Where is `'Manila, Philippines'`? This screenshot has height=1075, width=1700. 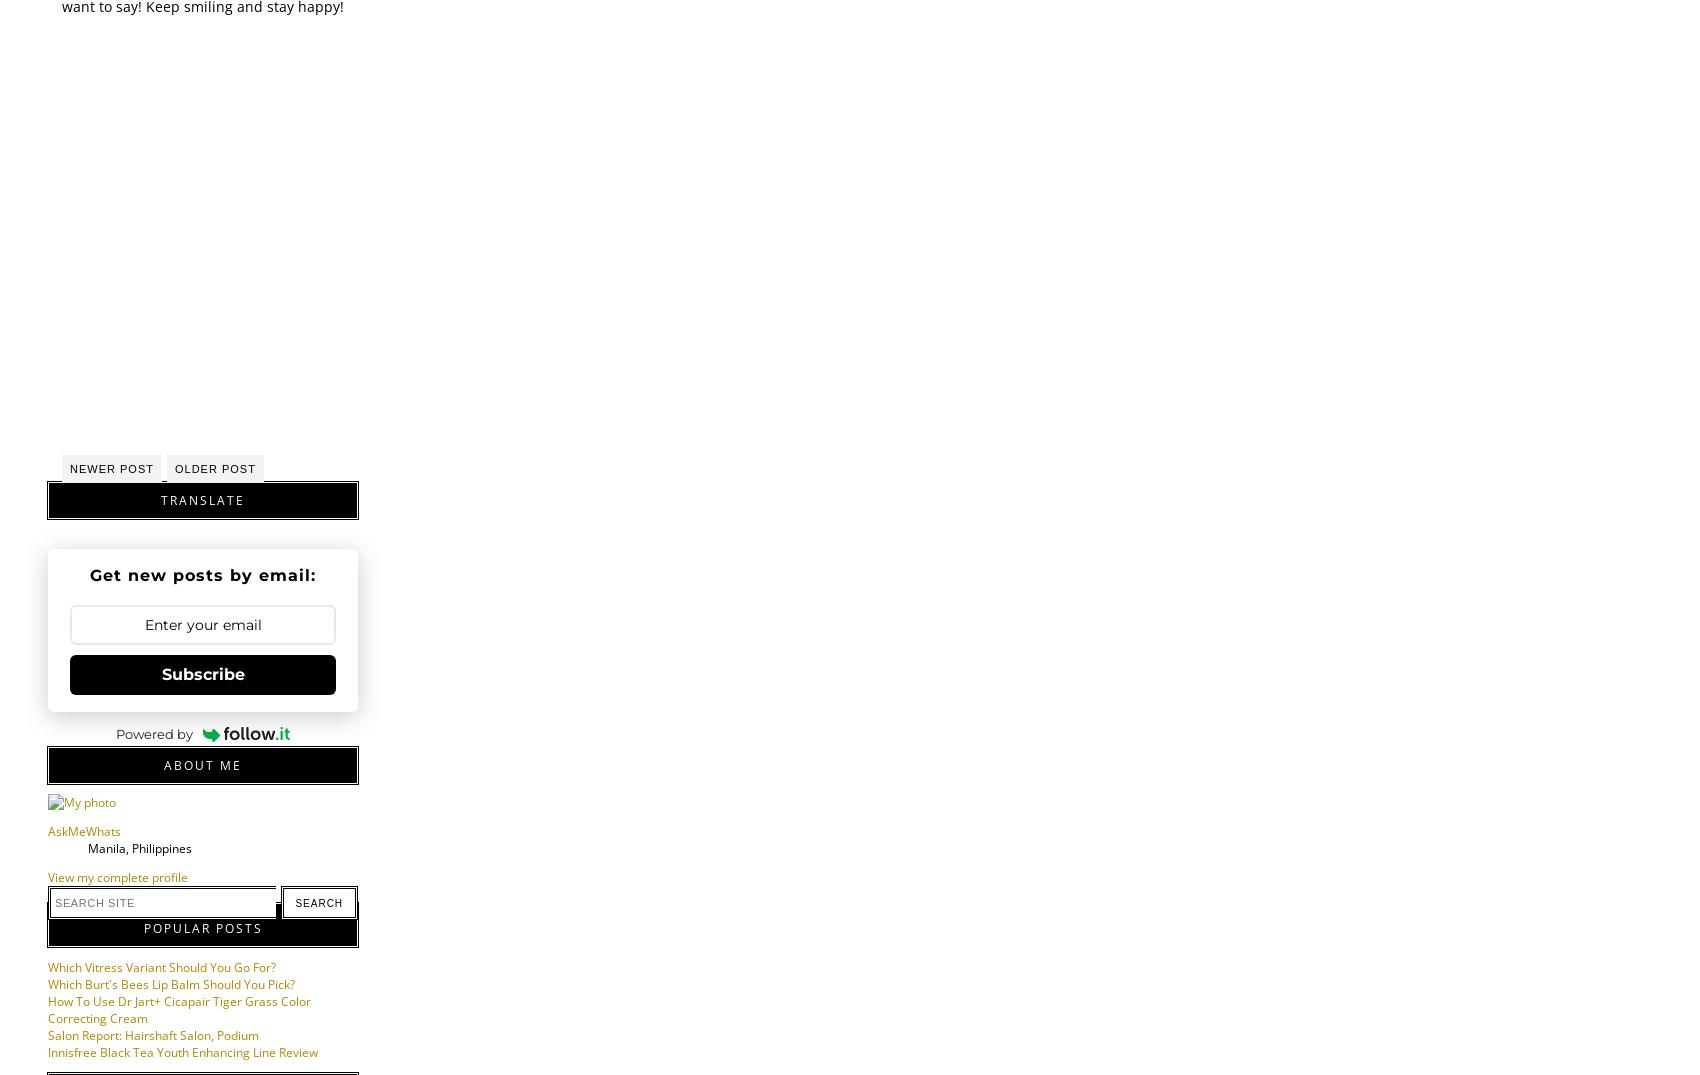
'Manila, Philippines' is located at coordinates (139, 848).